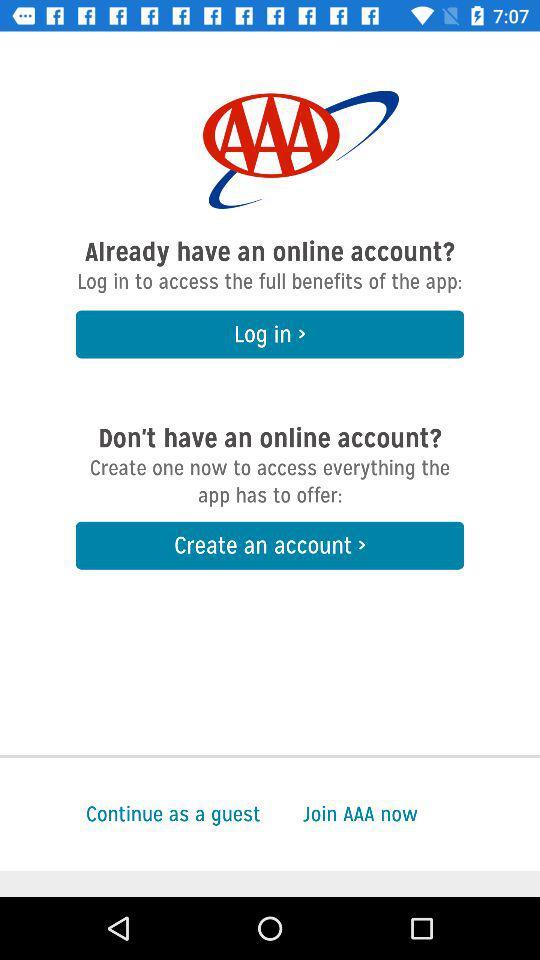 The height and width of the screenshot is (960, 540). What do you see at coordinates (420, 814) in the screenshot?
I see `the item to the right of continue as a` at bounding box center [420, 814].